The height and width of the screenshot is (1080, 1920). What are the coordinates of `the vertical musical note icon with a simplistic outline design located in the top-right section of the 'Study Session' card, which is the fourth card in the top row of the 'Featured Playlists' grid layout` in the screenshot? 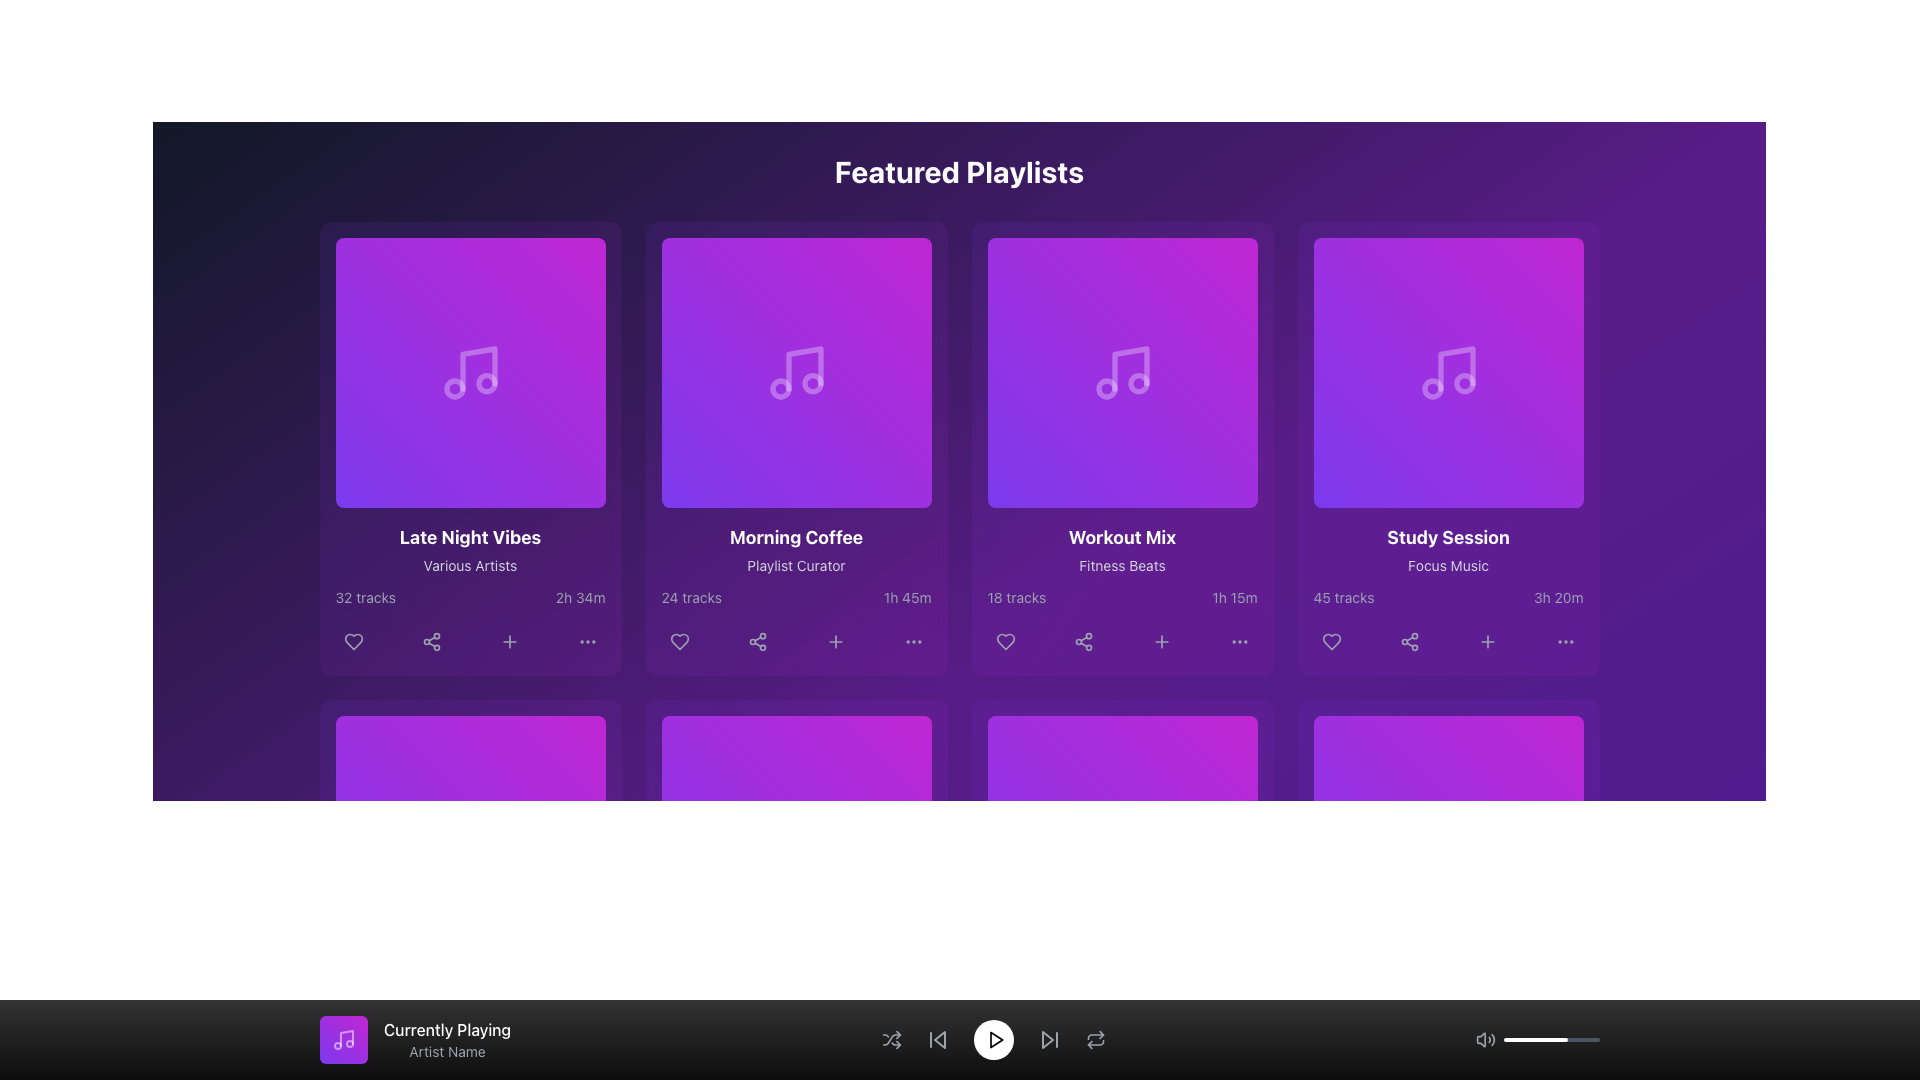 It's located at (1456, 369).